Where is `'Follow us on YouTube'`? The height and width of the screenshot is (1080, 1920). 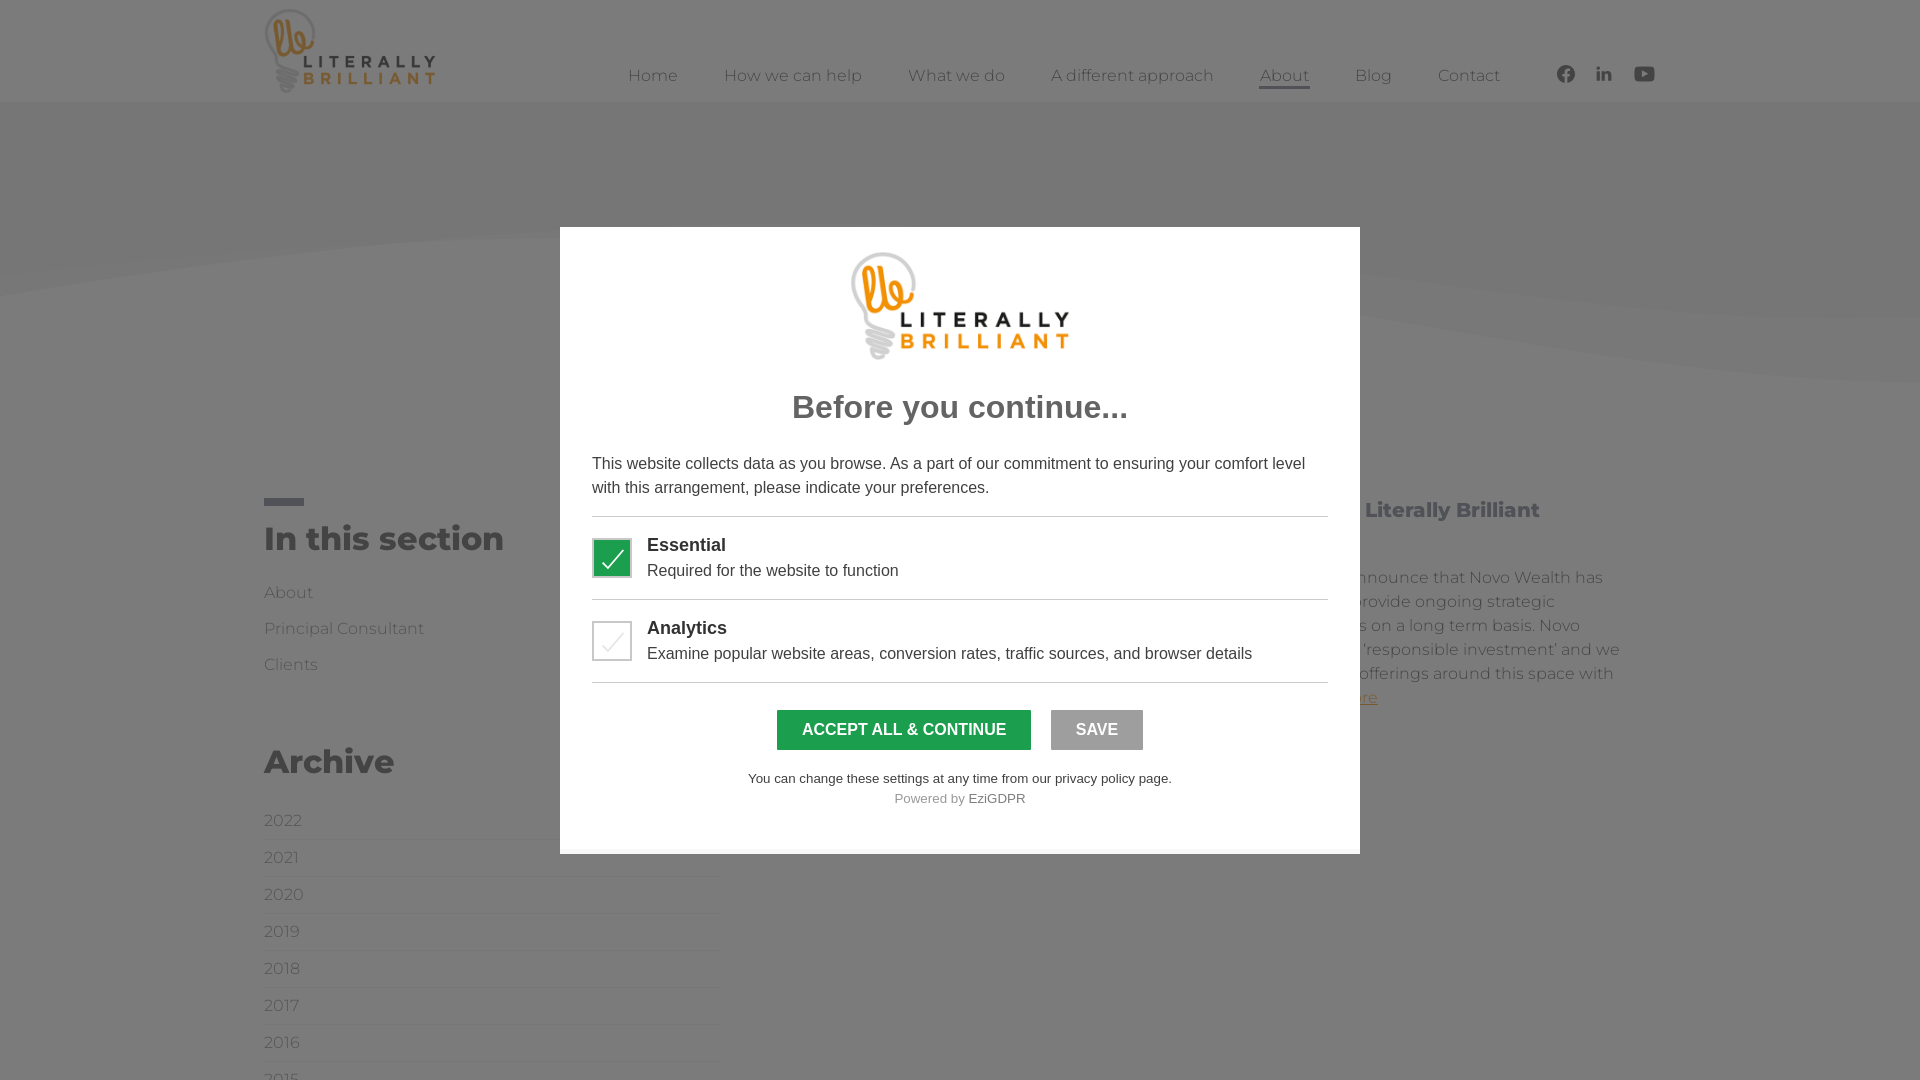
'Follow us on YouTube' is located at coordinates (1644, 72).